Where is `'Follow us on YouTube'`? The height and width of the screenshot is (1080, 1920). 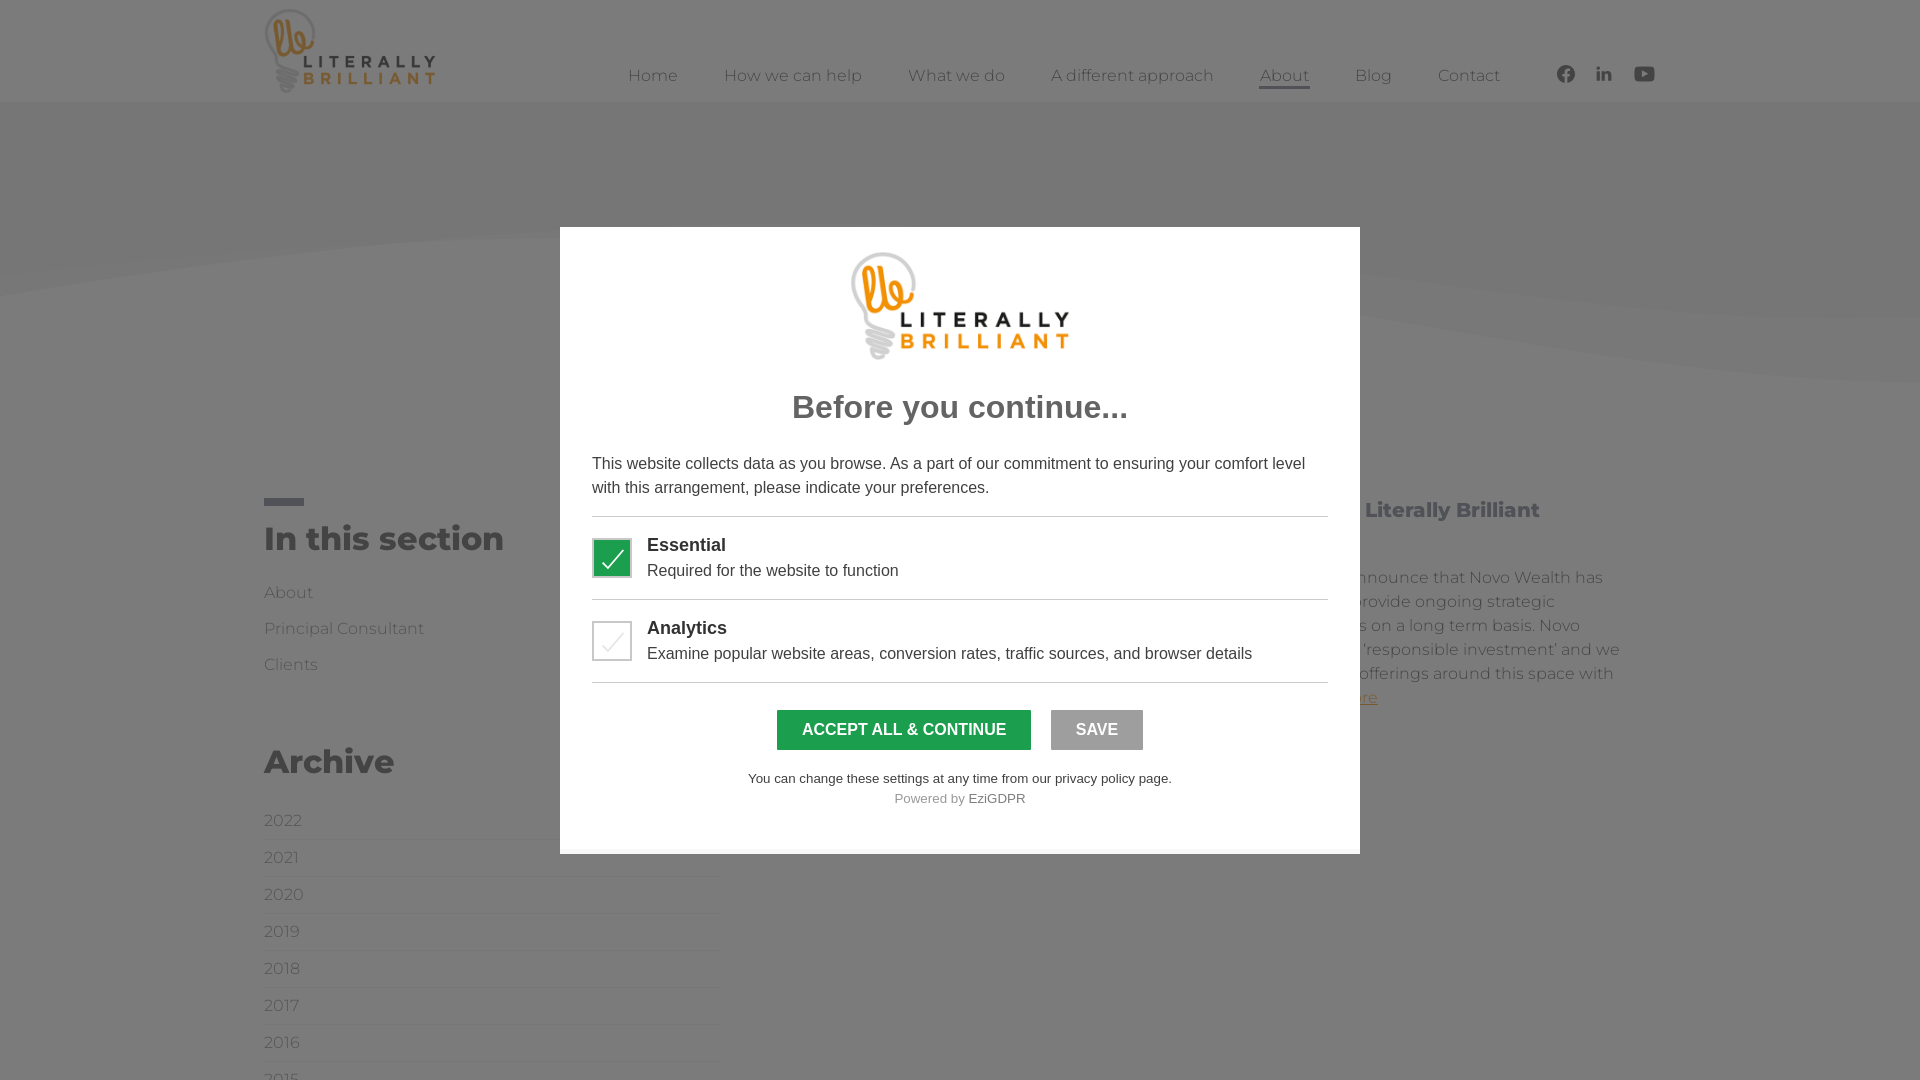
'Follow us on YouTube' is located at coordinates (1644, 72).